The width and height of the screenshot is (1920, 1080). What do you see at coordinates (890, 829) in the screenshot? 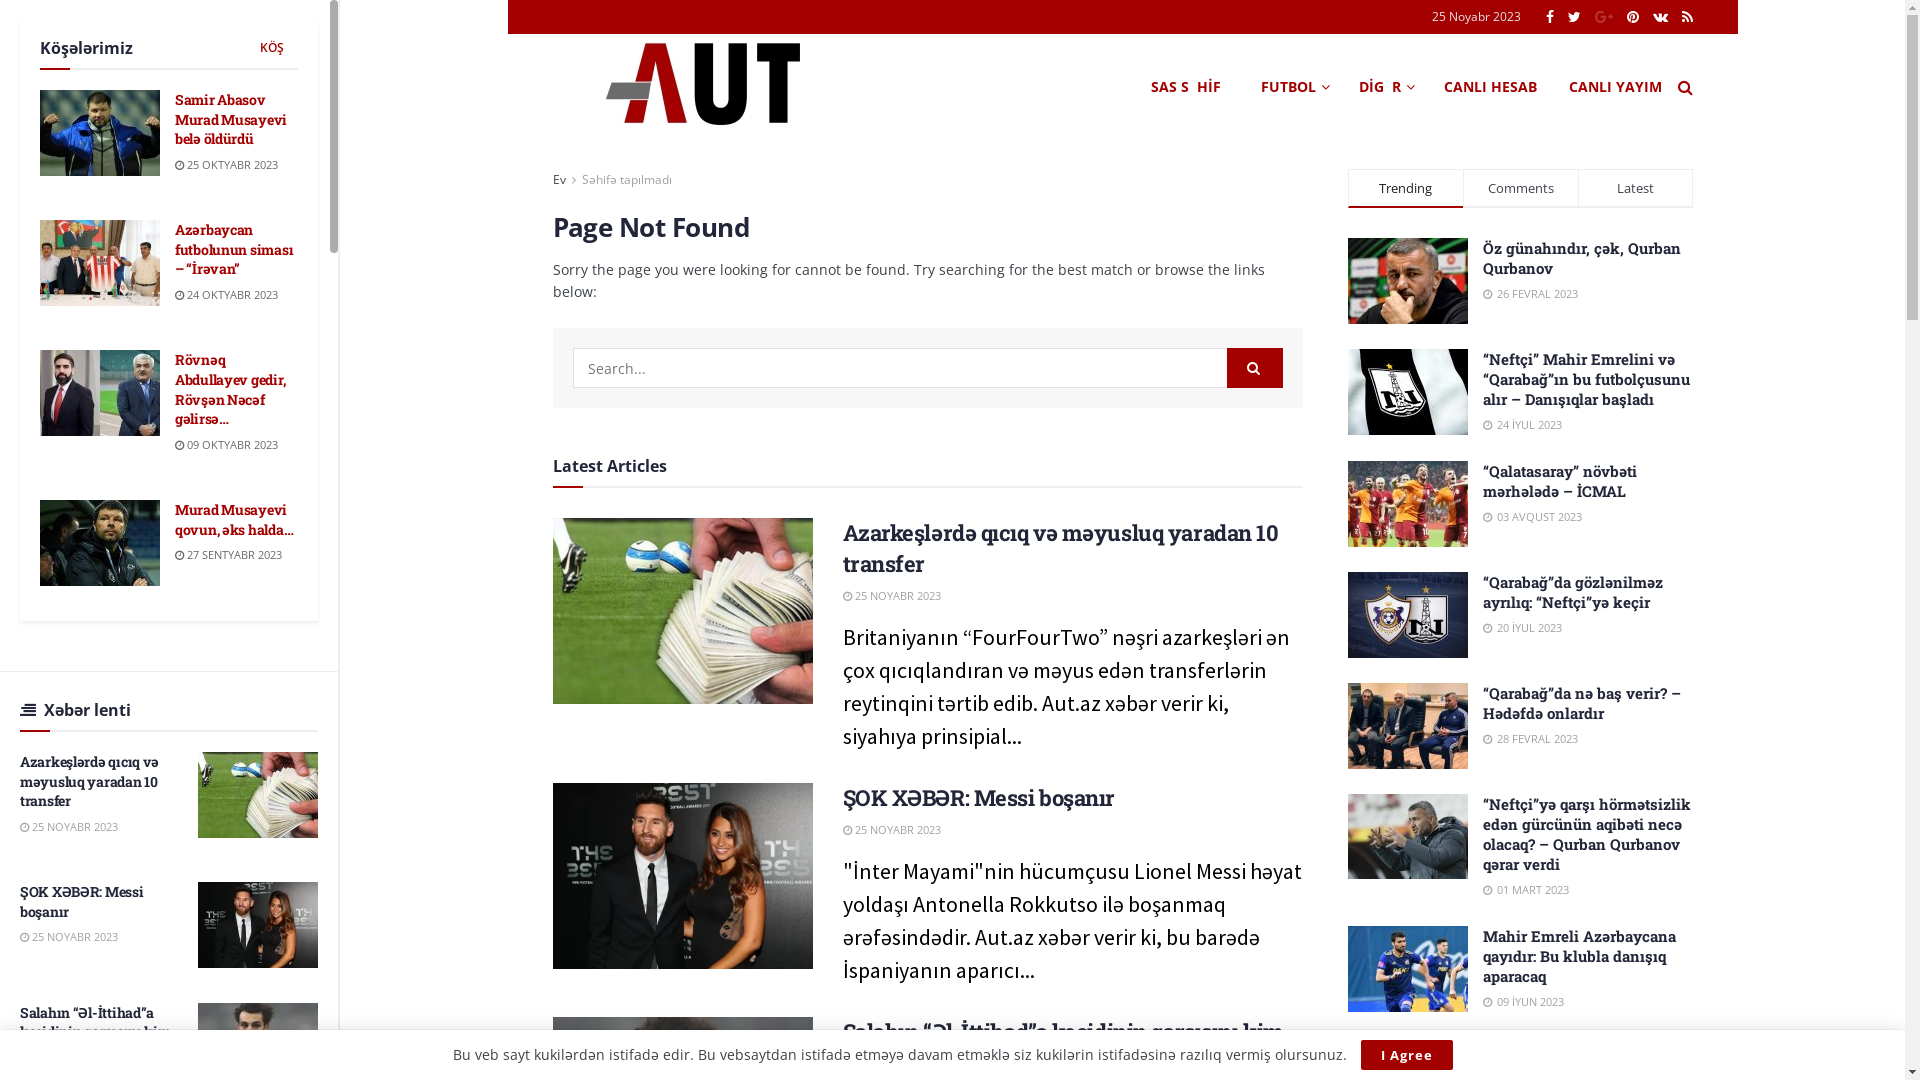
I see `'25 NOYABR 2023'` at bounding box center [890, 829].